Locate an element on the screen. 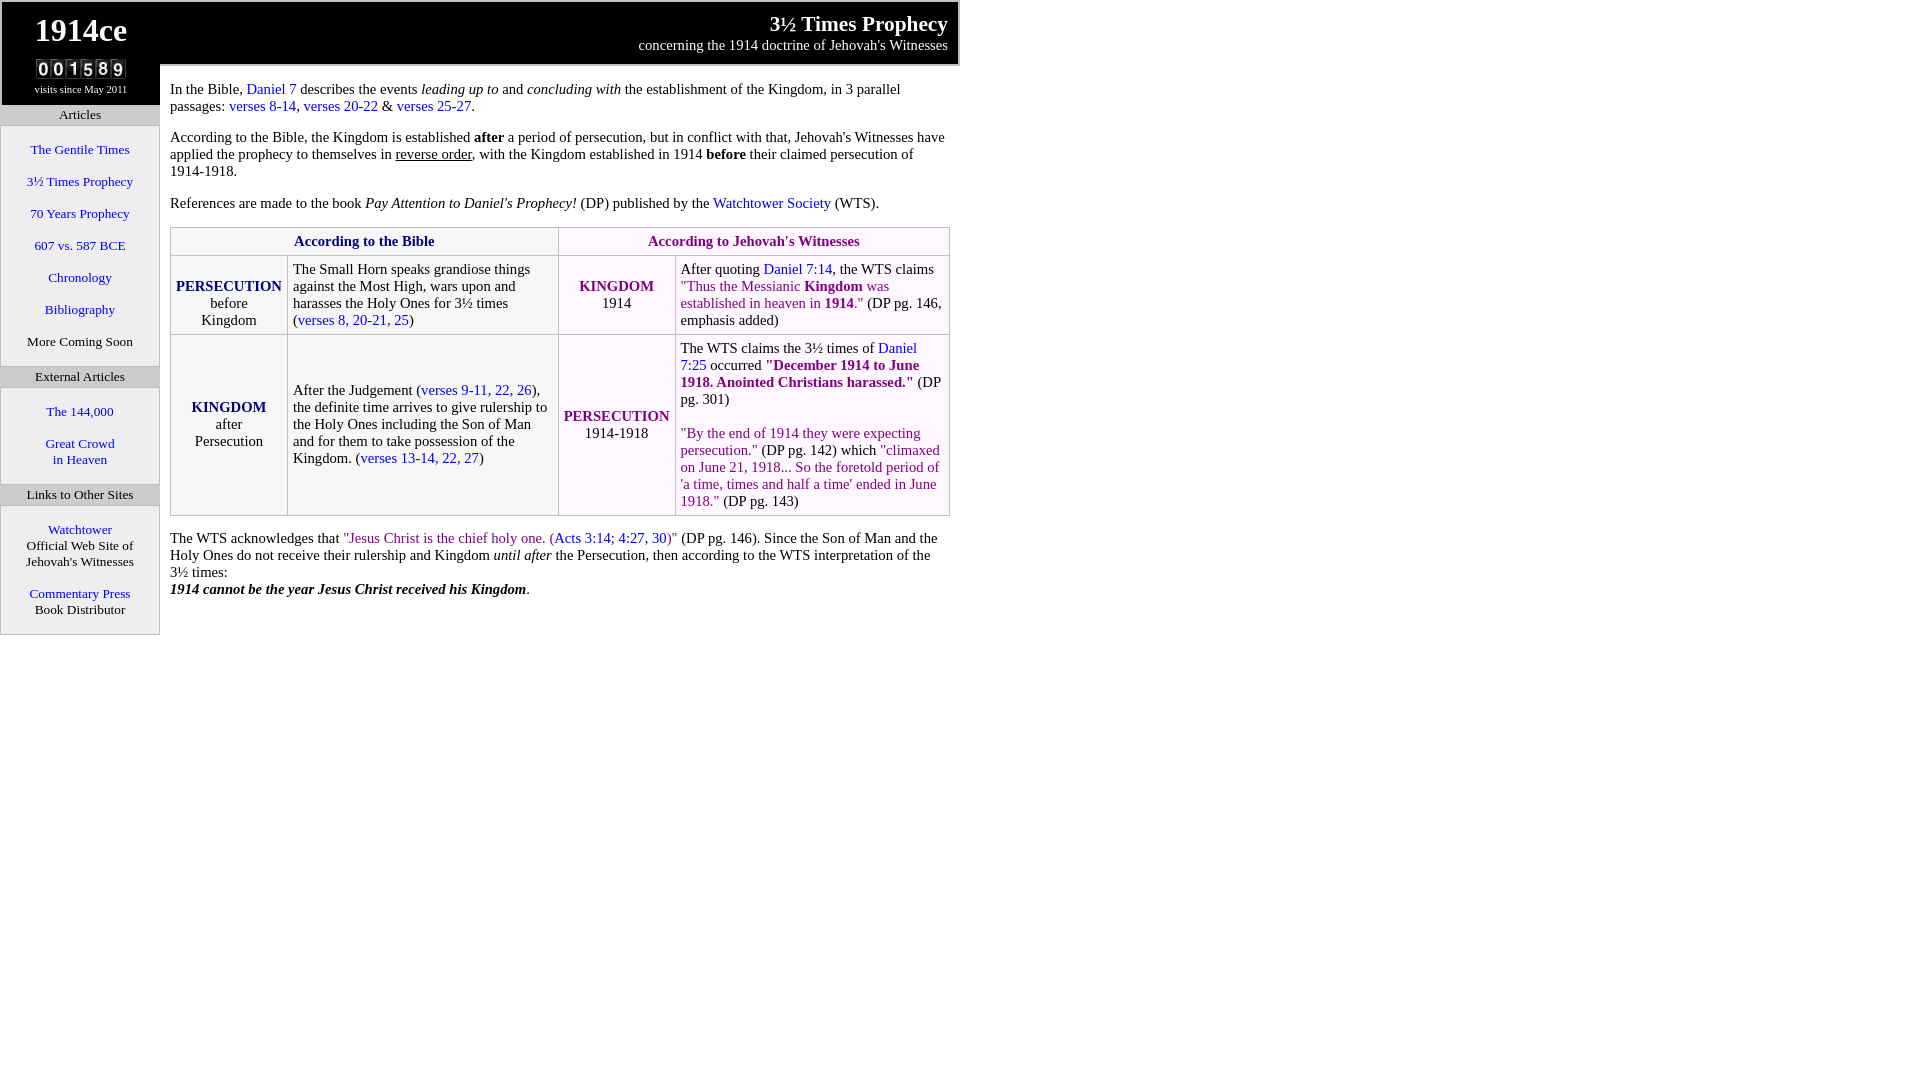 The image size is (1920, 1080). 'Daniel 7' is located at coordinates (271, 87).